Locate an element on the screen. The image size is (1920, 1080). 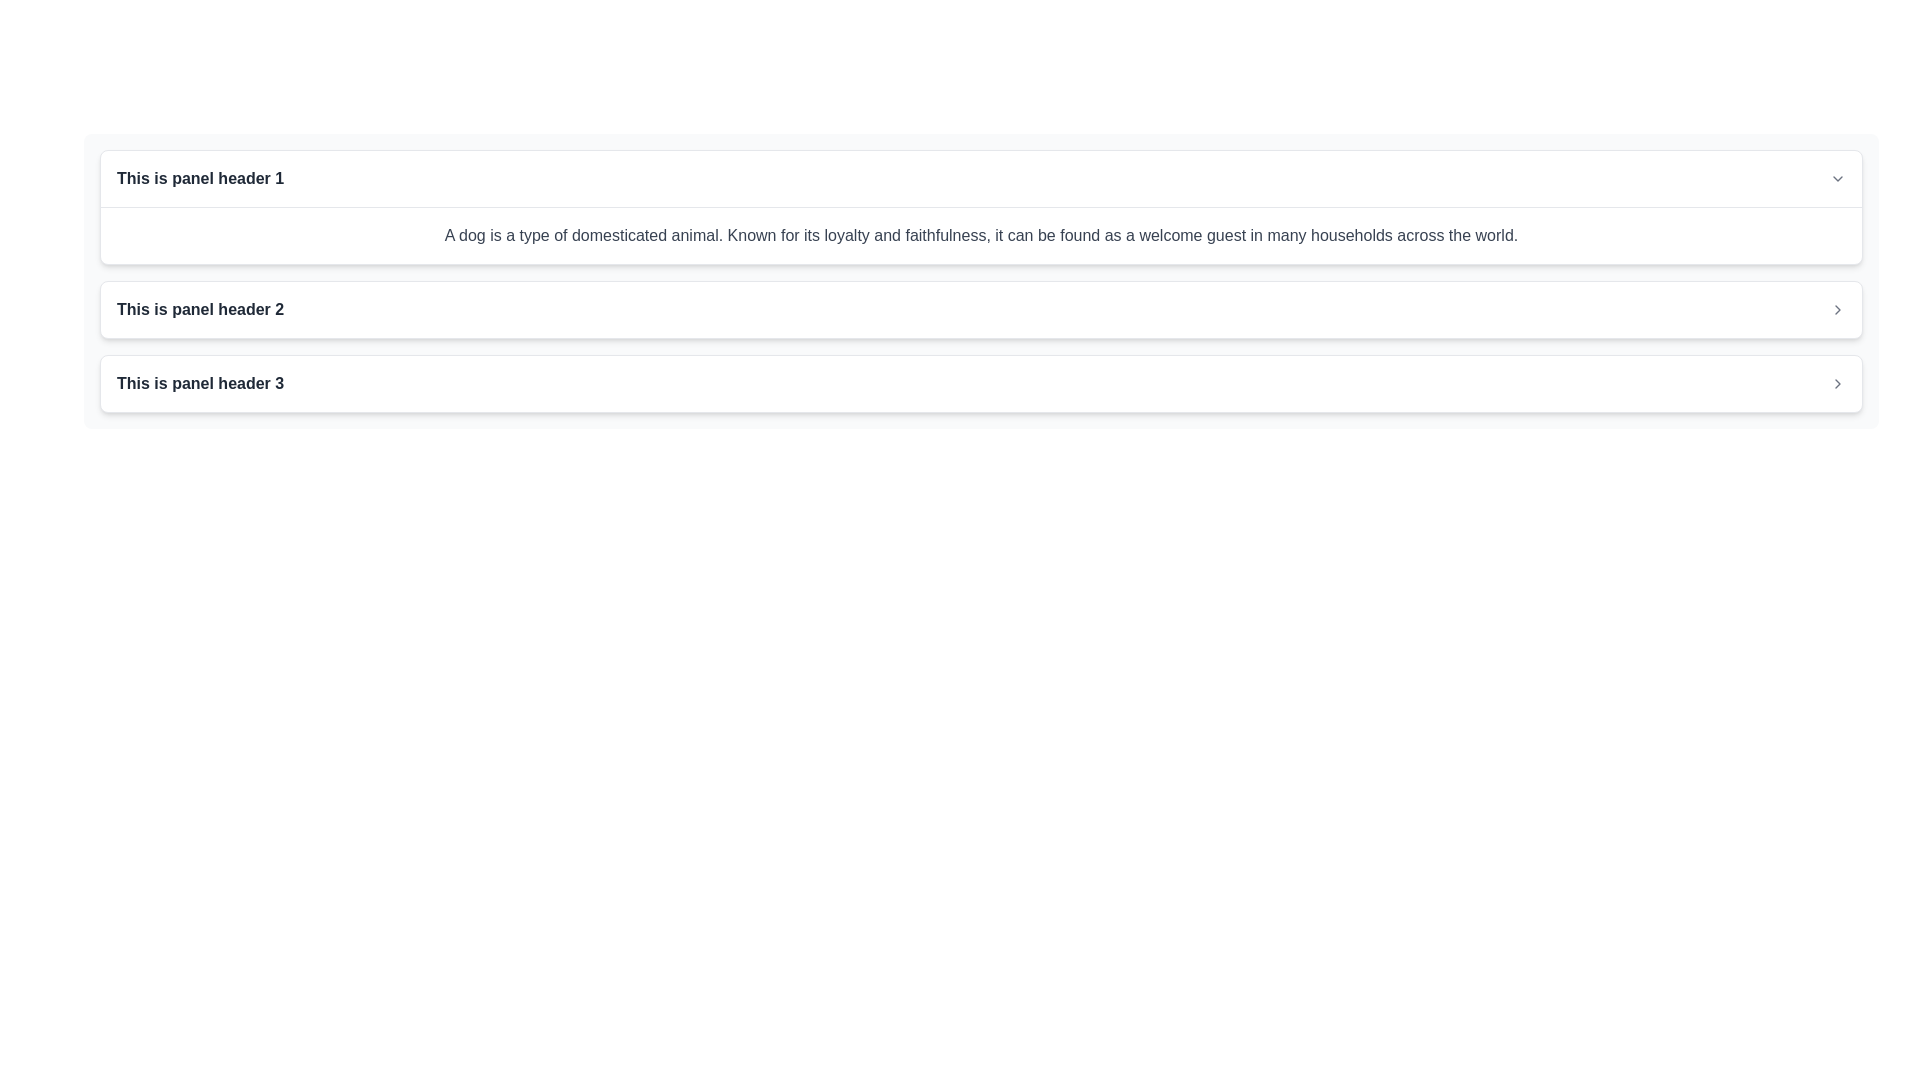
the downward-facing gray chevron icon located at the far-right end of the first panel's header, next to 'This is panel header 1' is located at coordinates (1838, 177).